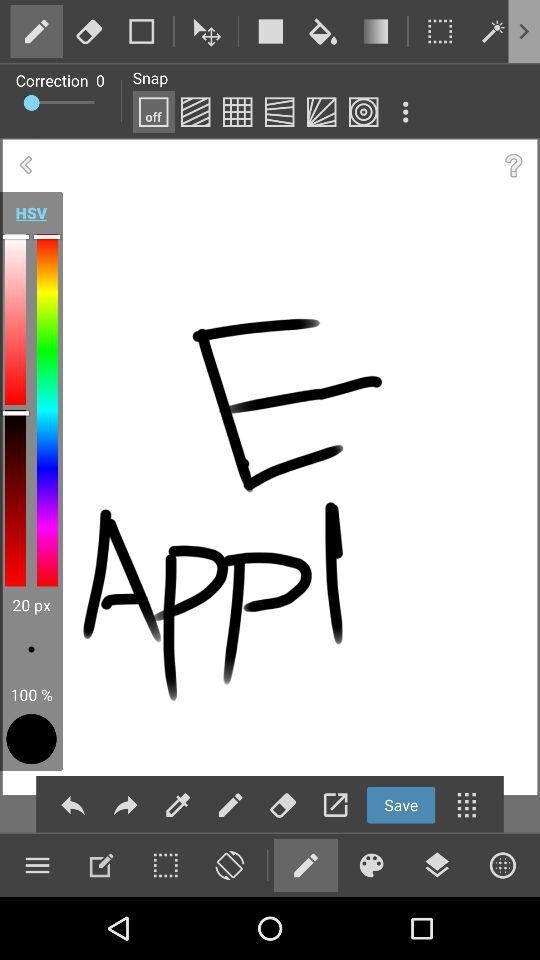  I want to click on draw a square, so click(270, 30).